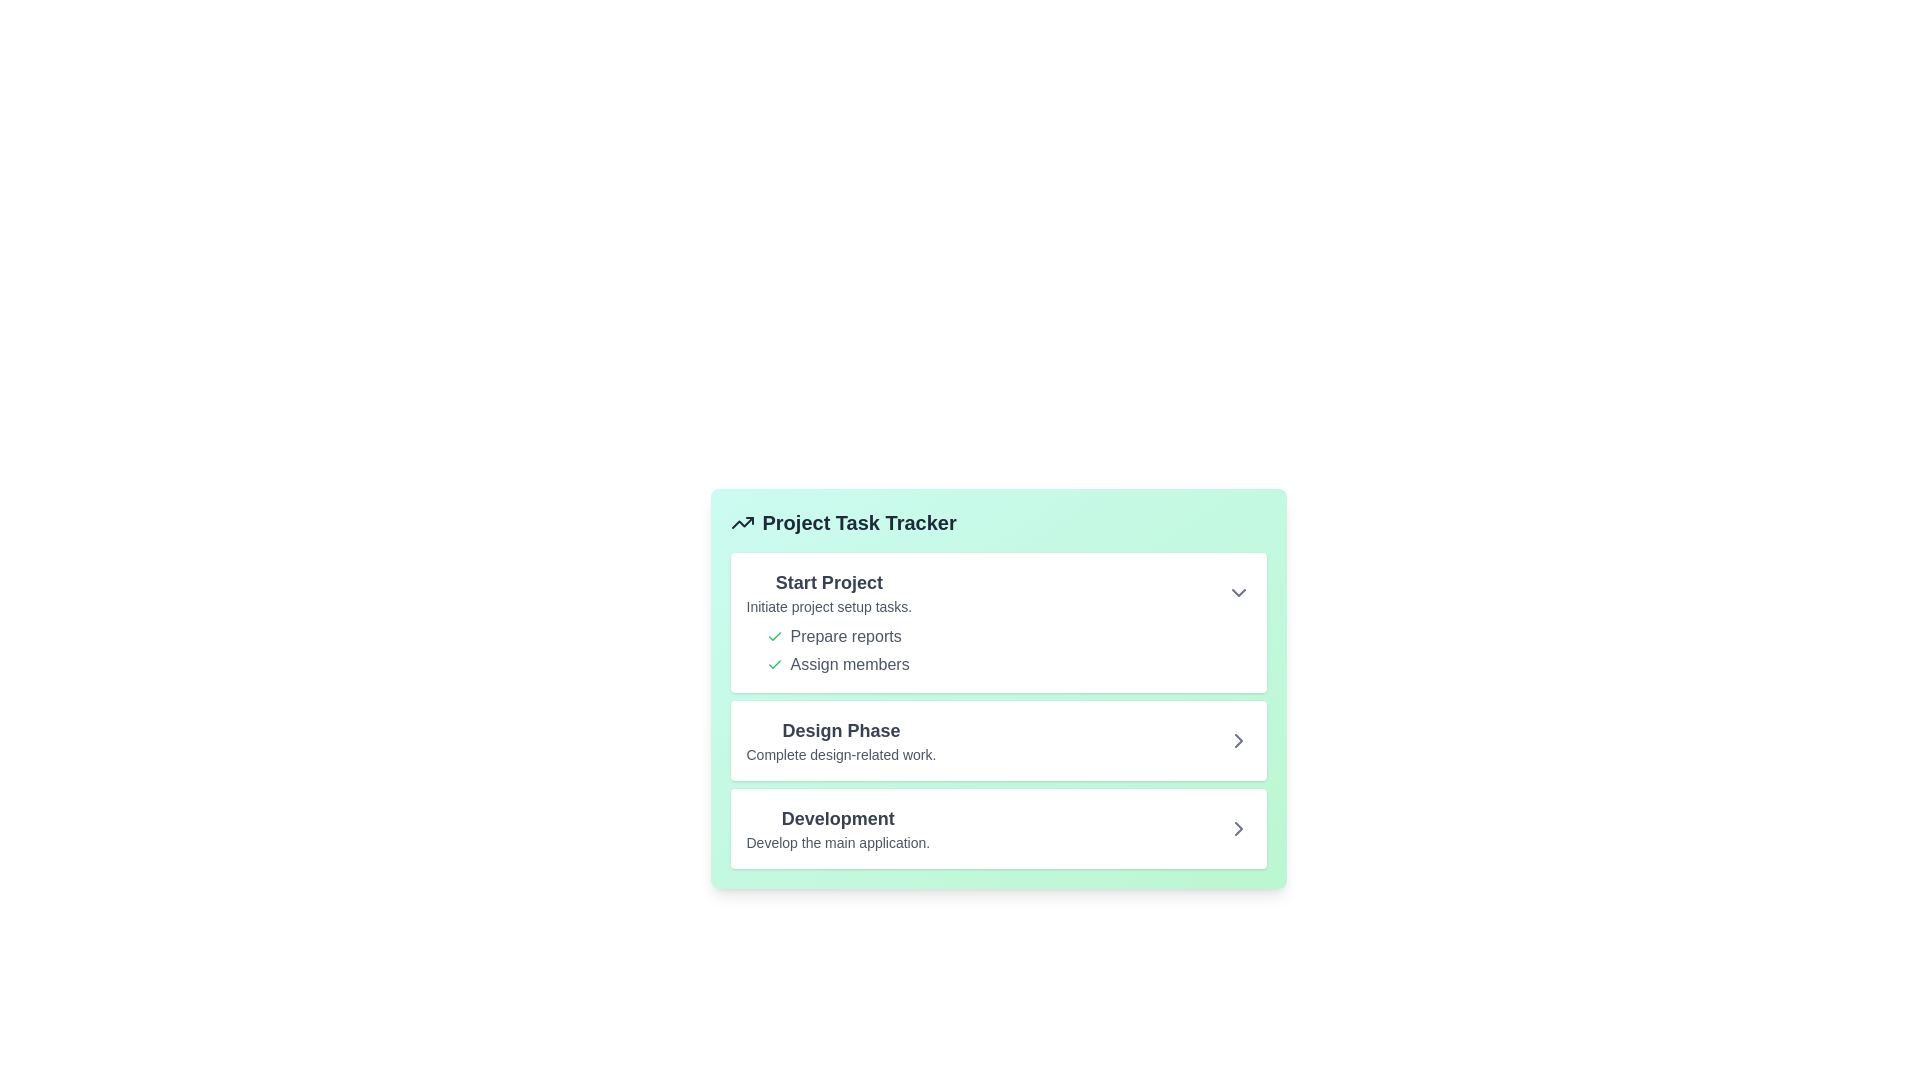  I want to click on the step Assign members in the expanded task, so click(773, 664).